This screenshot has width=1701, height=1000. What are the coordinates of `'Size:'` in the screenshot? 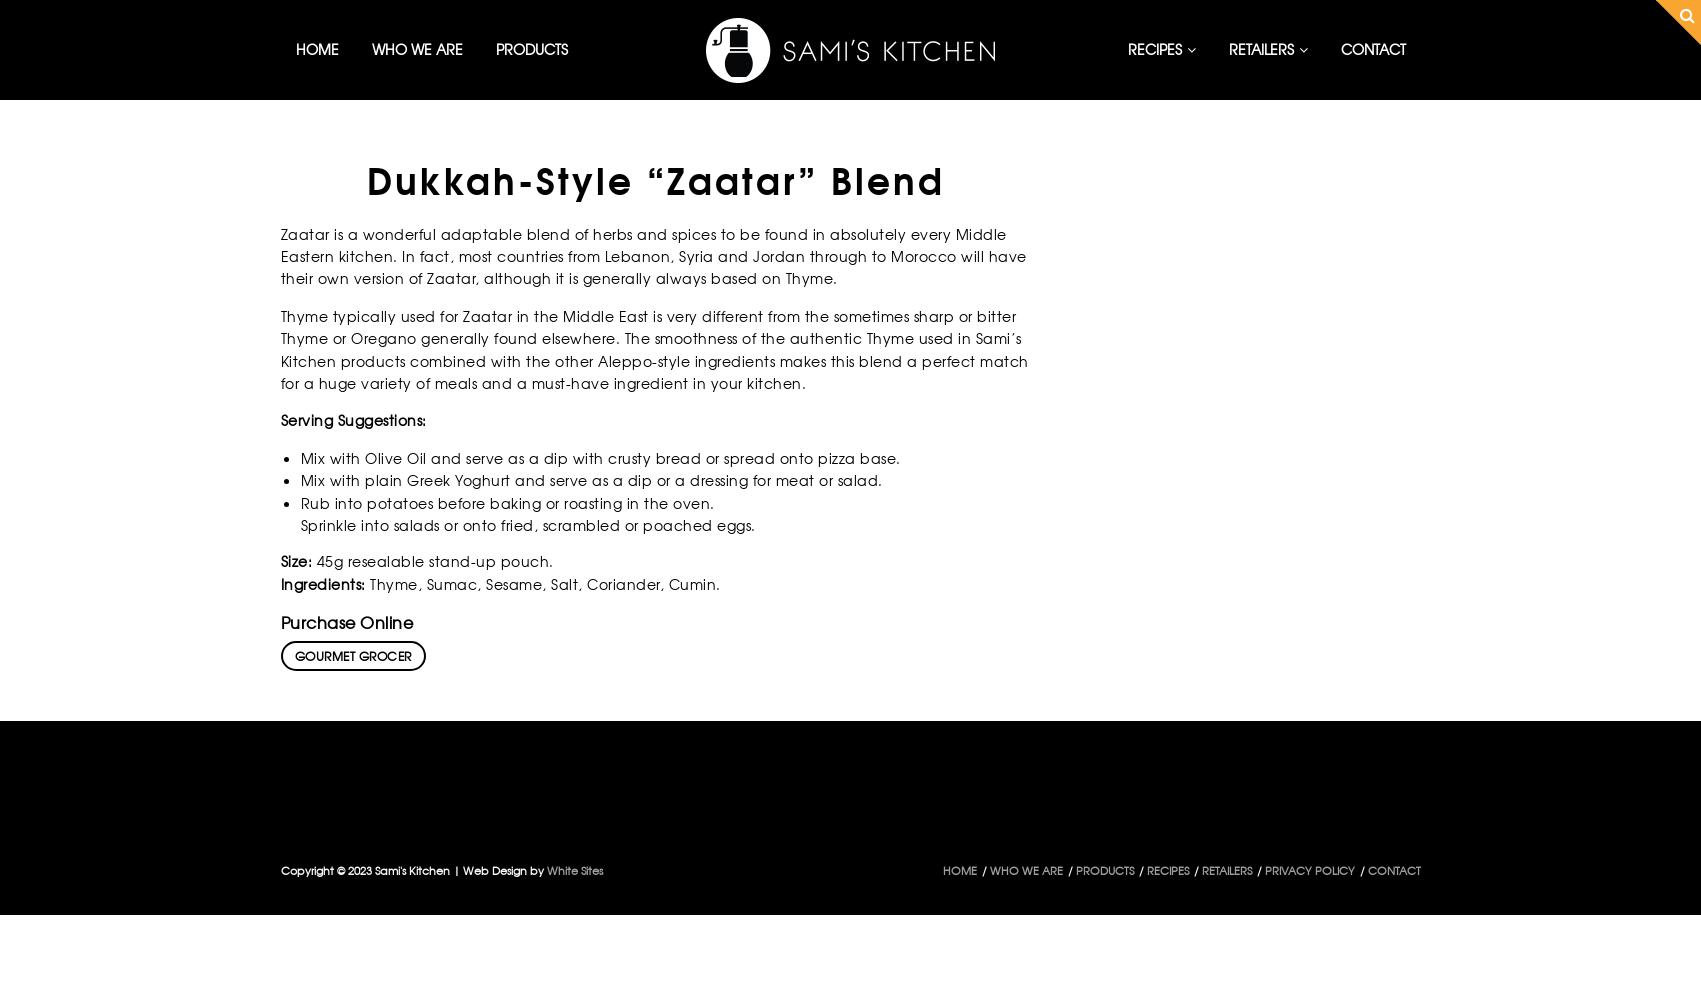 It's located at (279, 561).